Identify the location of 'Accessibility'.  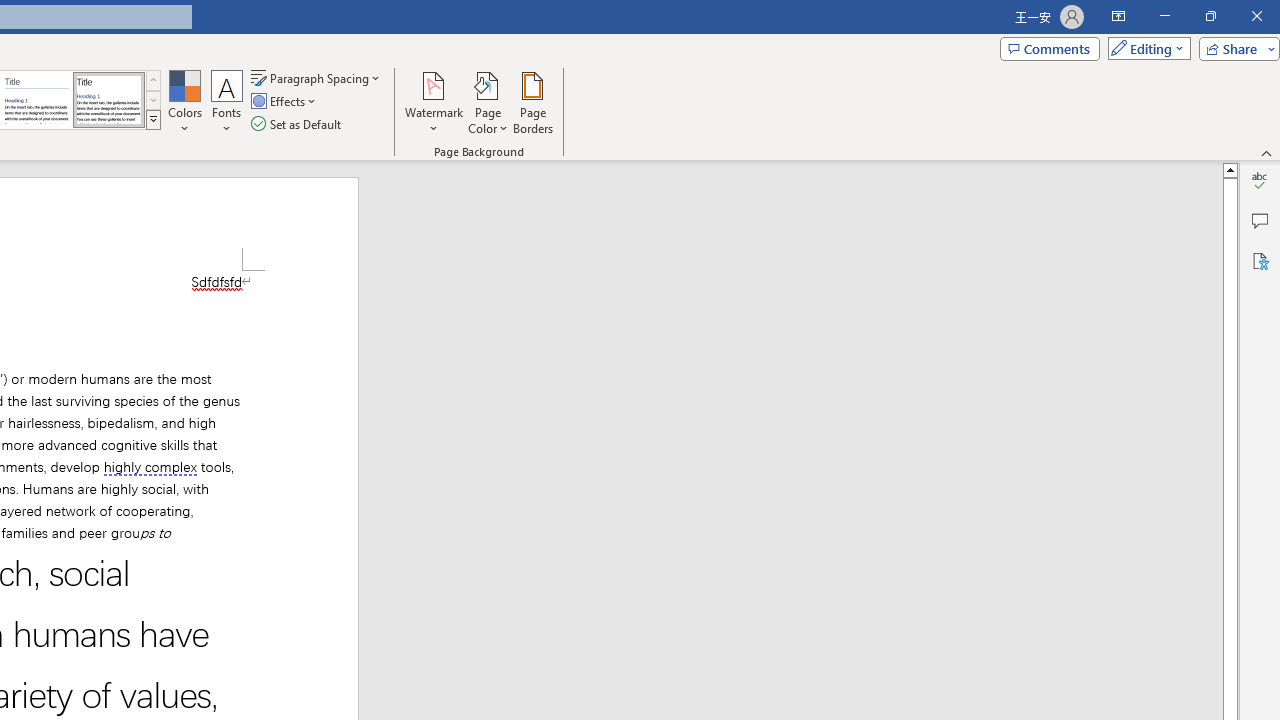
(1259, 260).